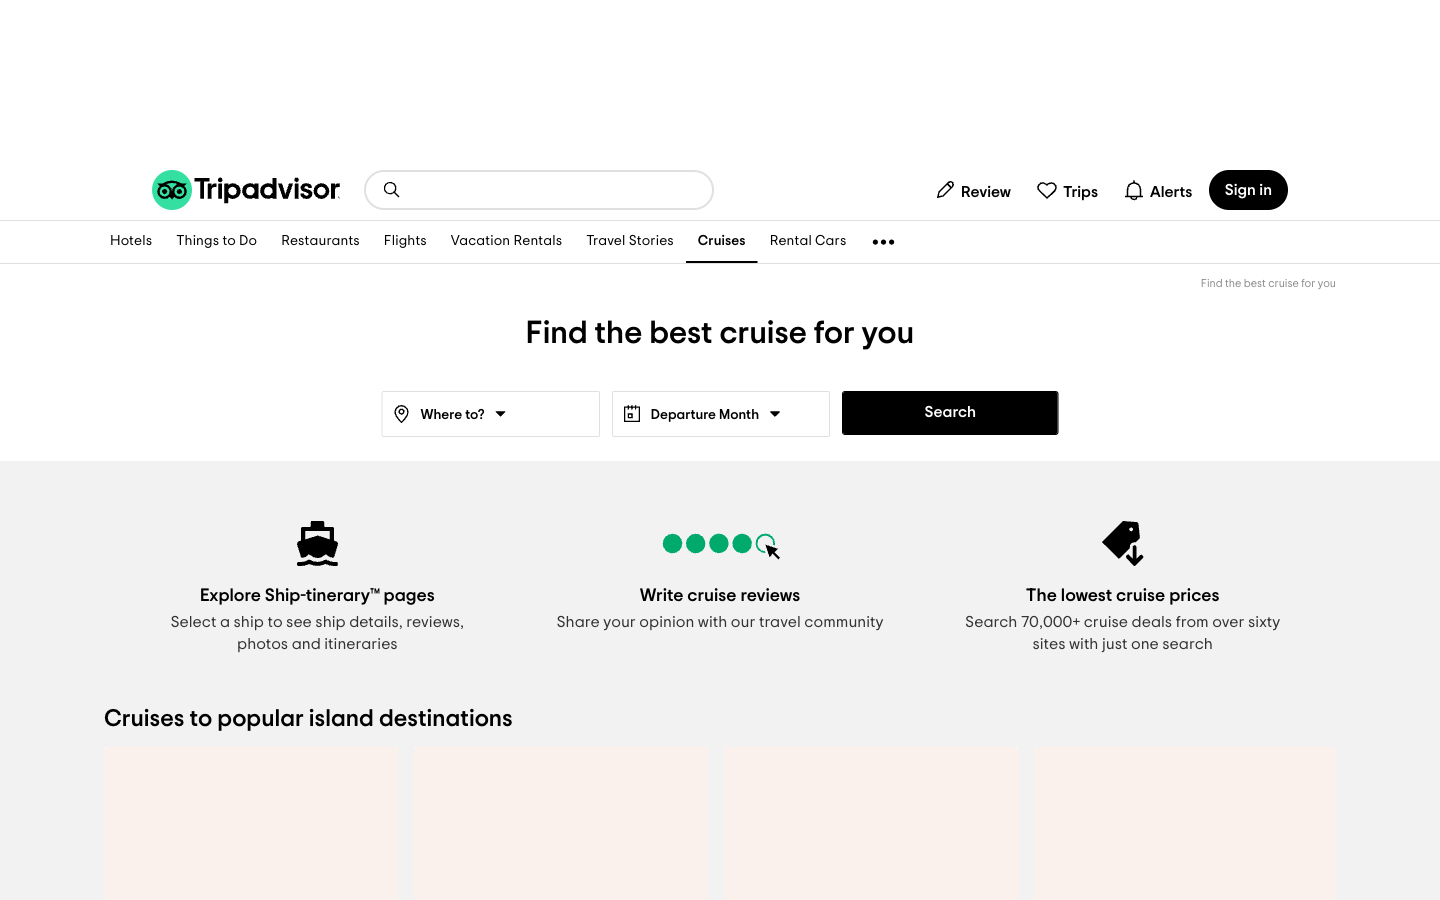 This screenshot has height=900, width=1440. Describe the element at coordinates (216, 241) in the screenshot. I see `View things to do in current place` at that location.